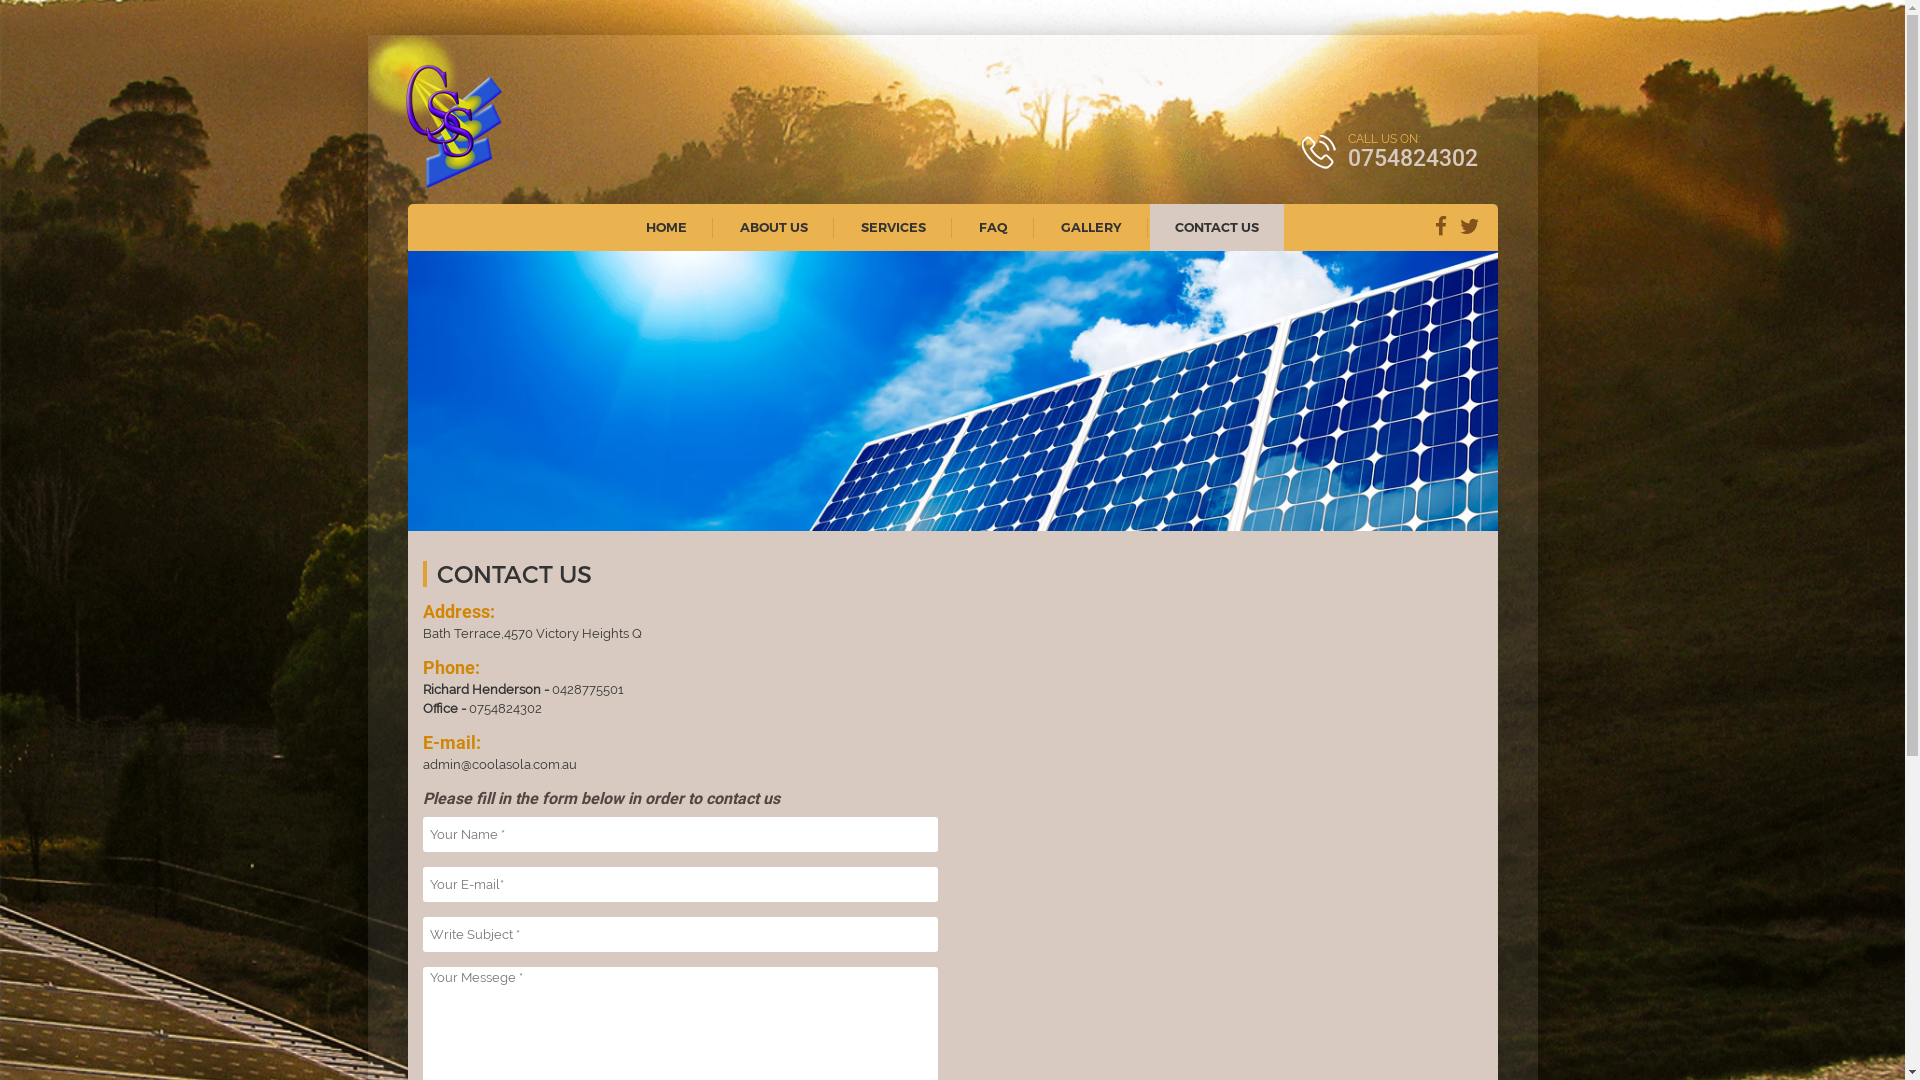  What do you see at coordinates (421, 764) in the screenshot?
I see `'admin@coolasola.com.au'` at bounding box center [421, 764].